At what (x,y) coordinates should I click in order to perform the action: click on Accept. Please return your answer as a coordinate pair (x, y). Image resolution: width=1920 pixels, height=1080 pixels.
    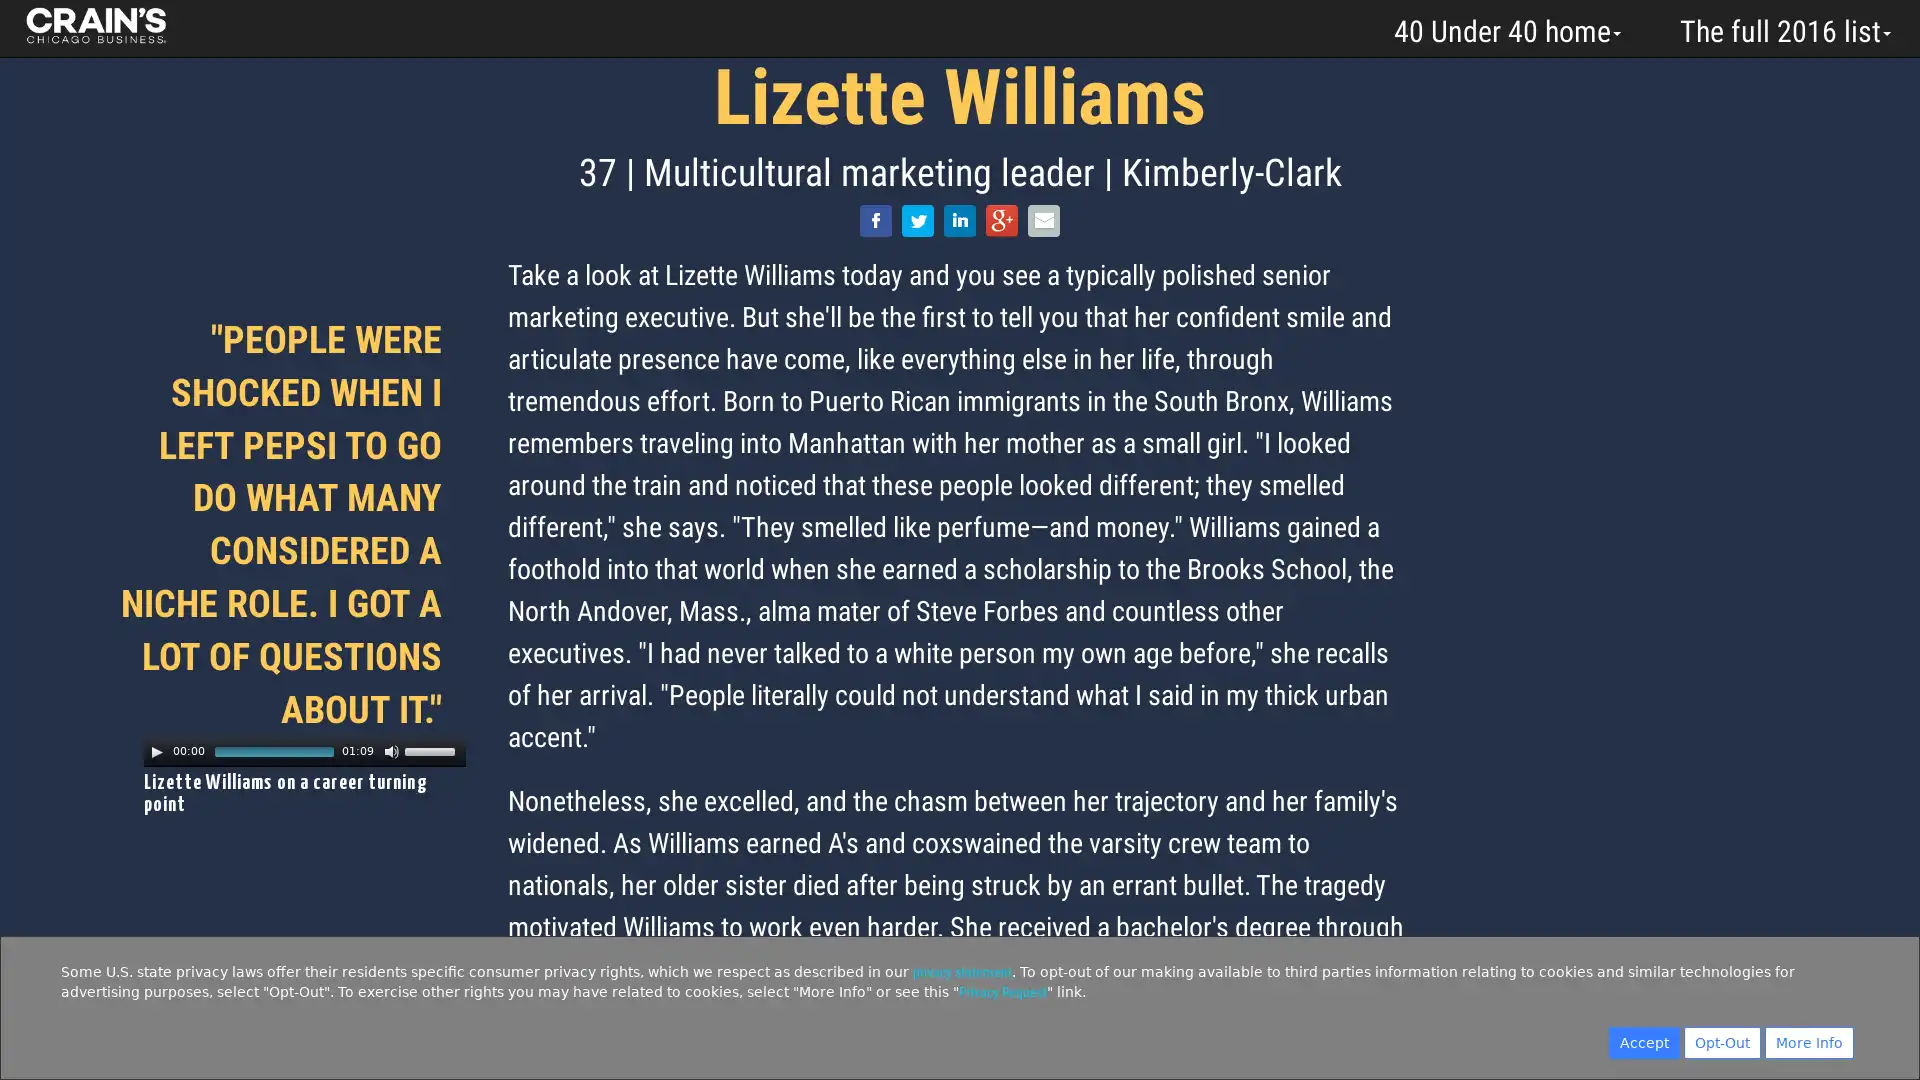
    Looking at the image, I should click on (1644, 1041).